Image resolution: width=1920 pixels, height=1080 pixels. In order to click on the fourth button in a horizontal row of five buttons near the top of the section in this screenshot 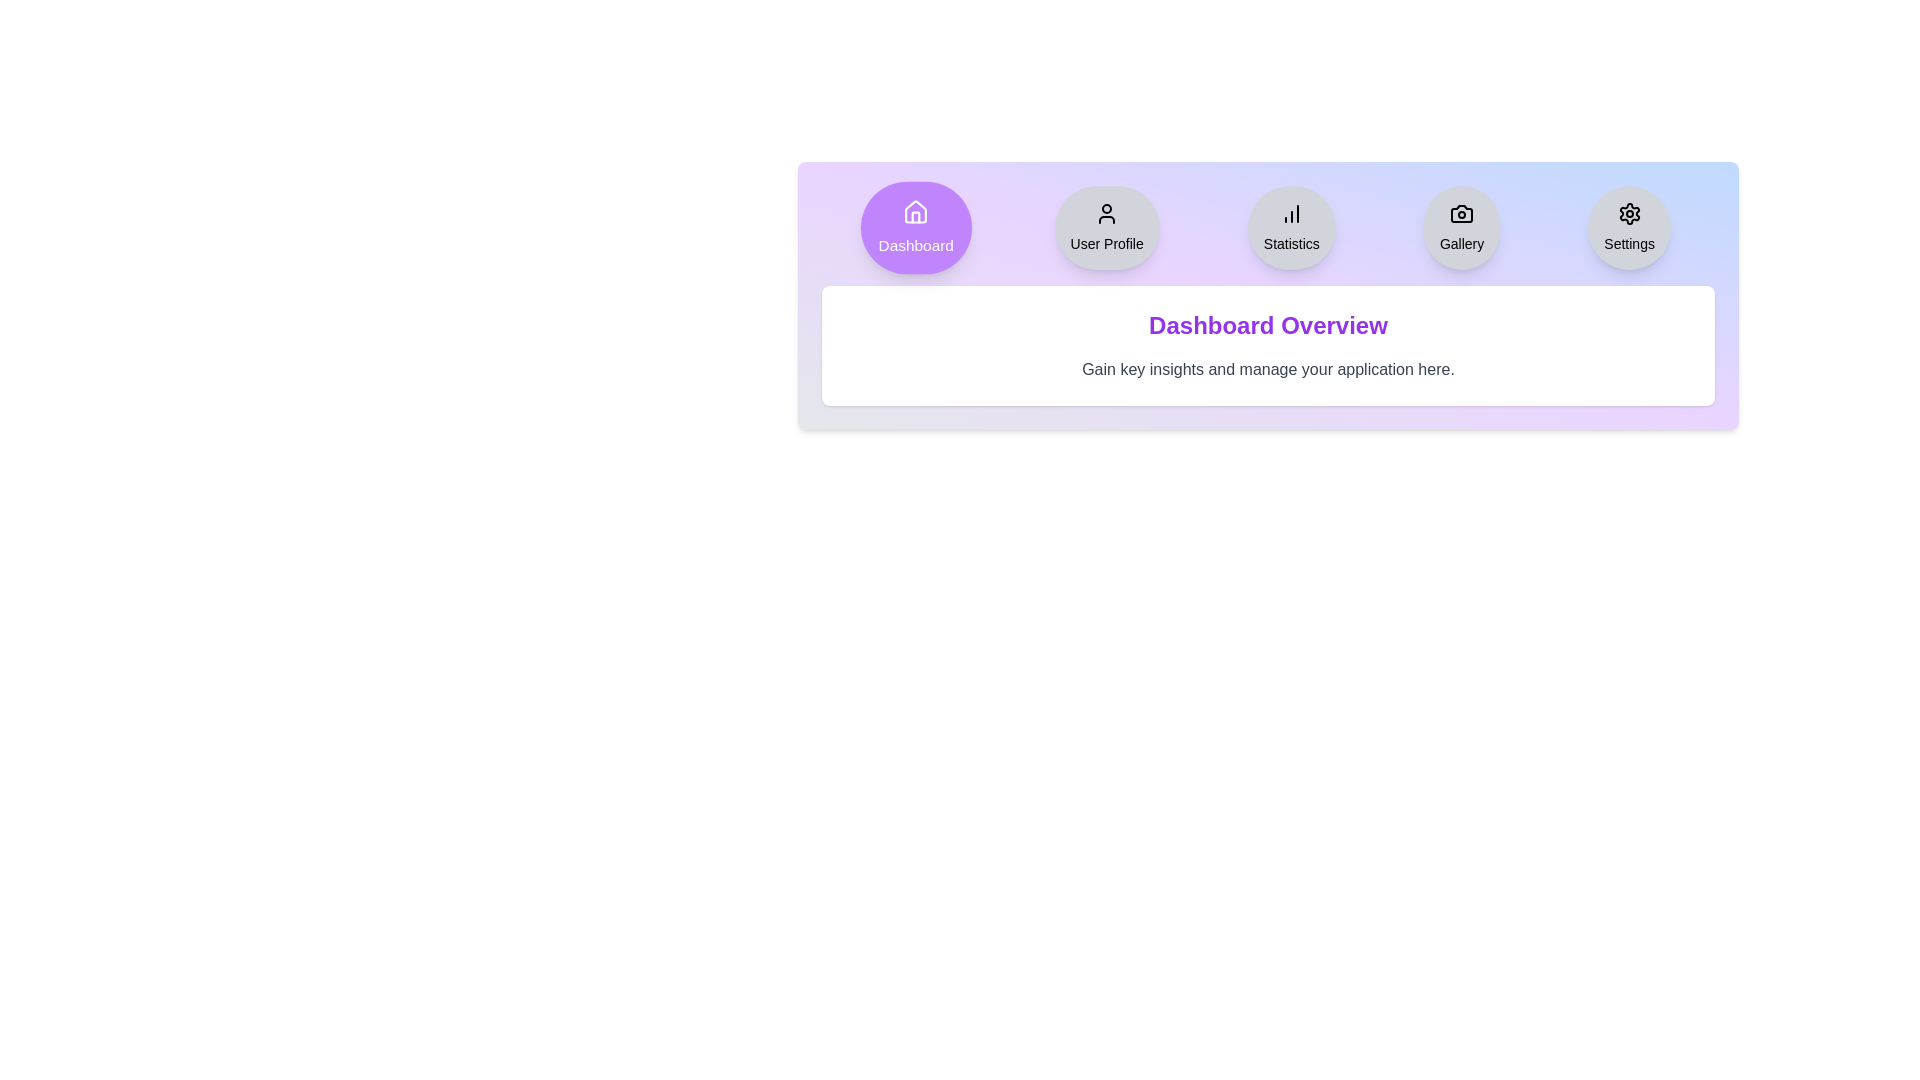, I will do `click(1462, 226)`.